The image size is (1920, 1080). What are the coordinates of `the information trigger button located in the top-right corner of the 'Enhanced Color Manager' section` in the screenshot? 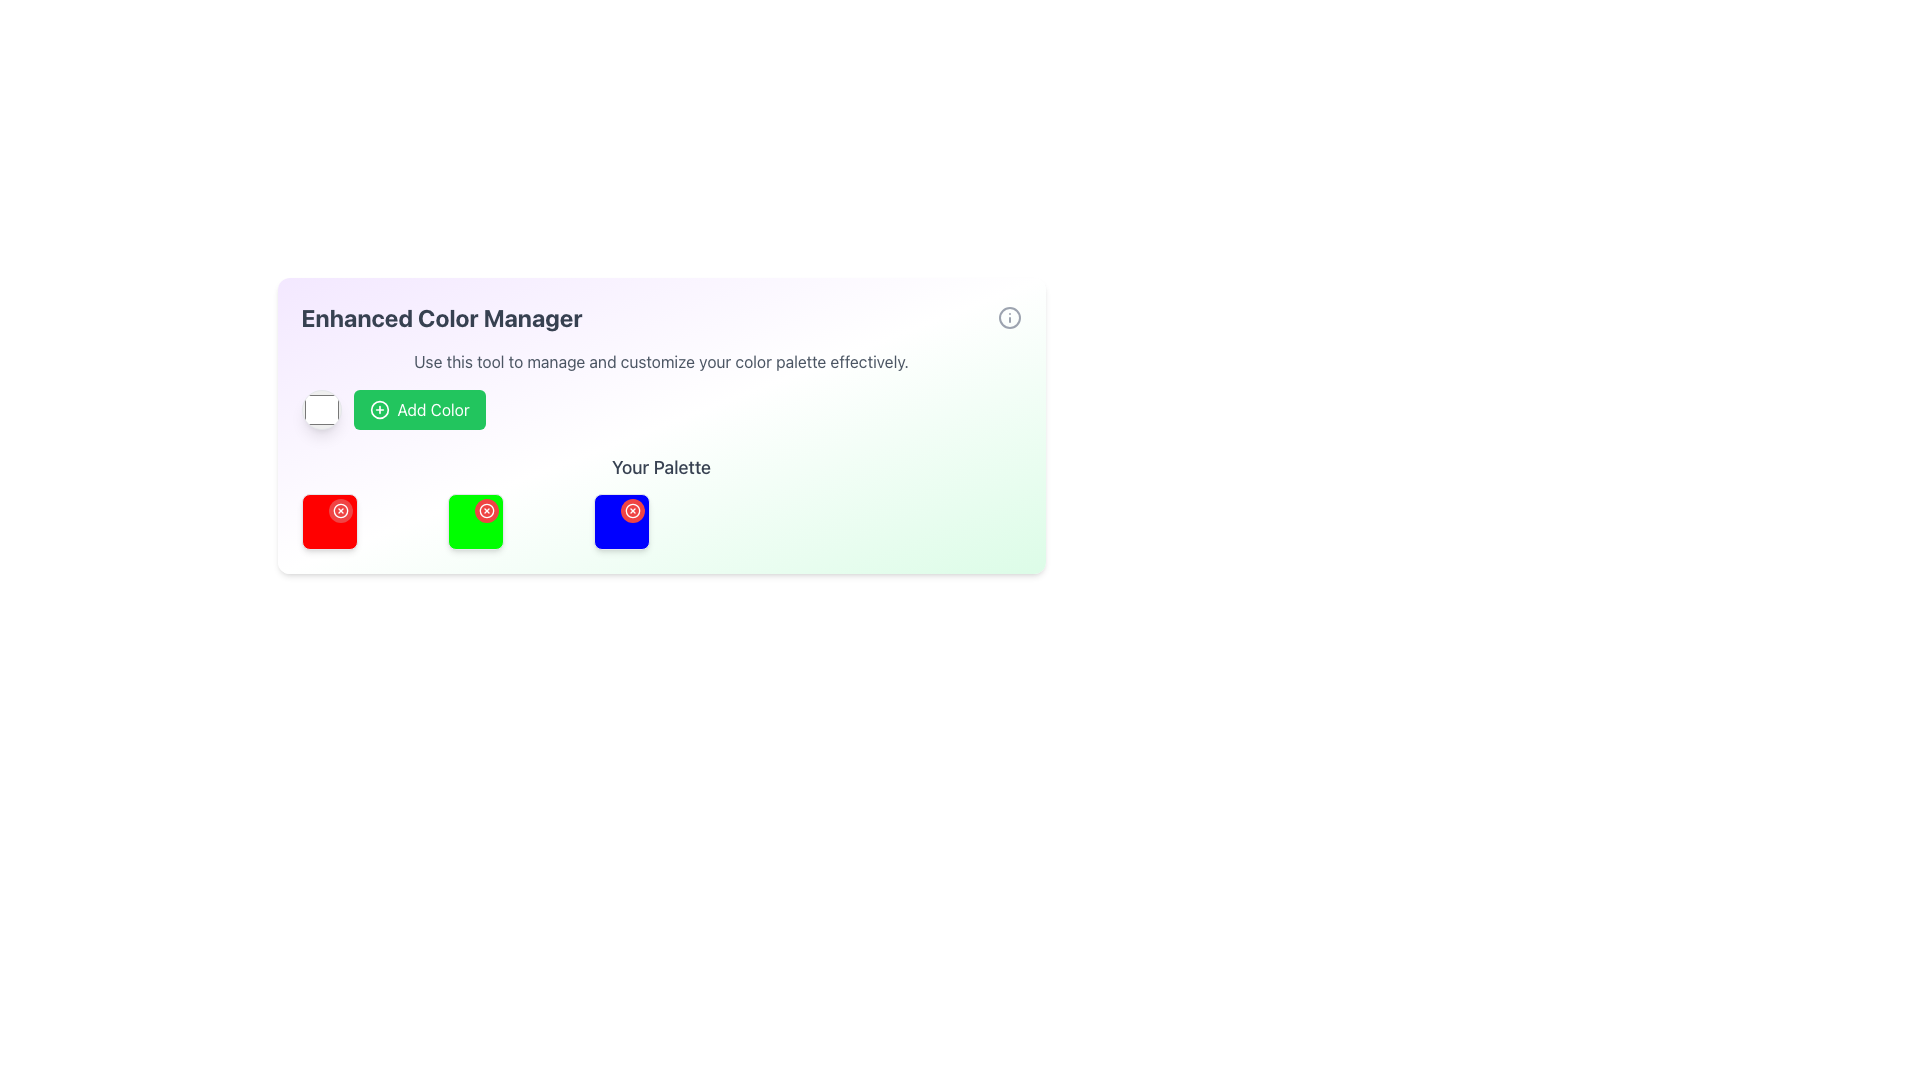 It's located at (1009, 316).